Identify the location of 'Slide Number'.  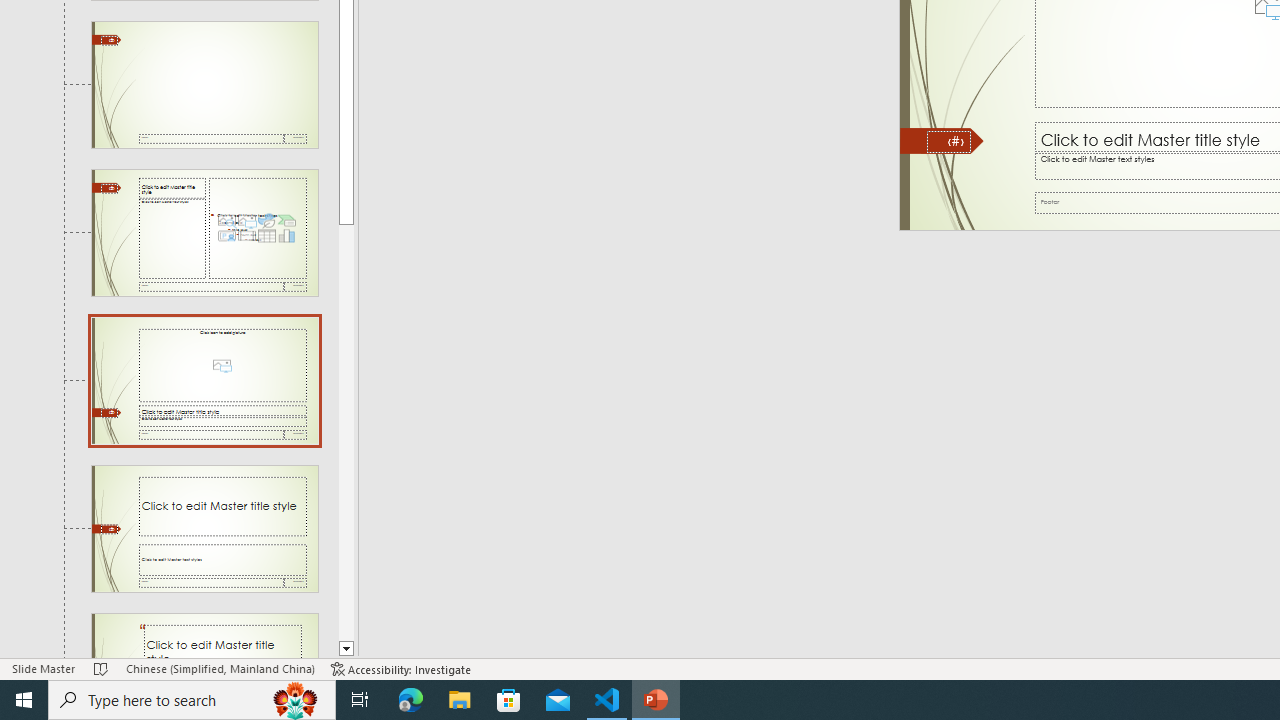
(948, 140).